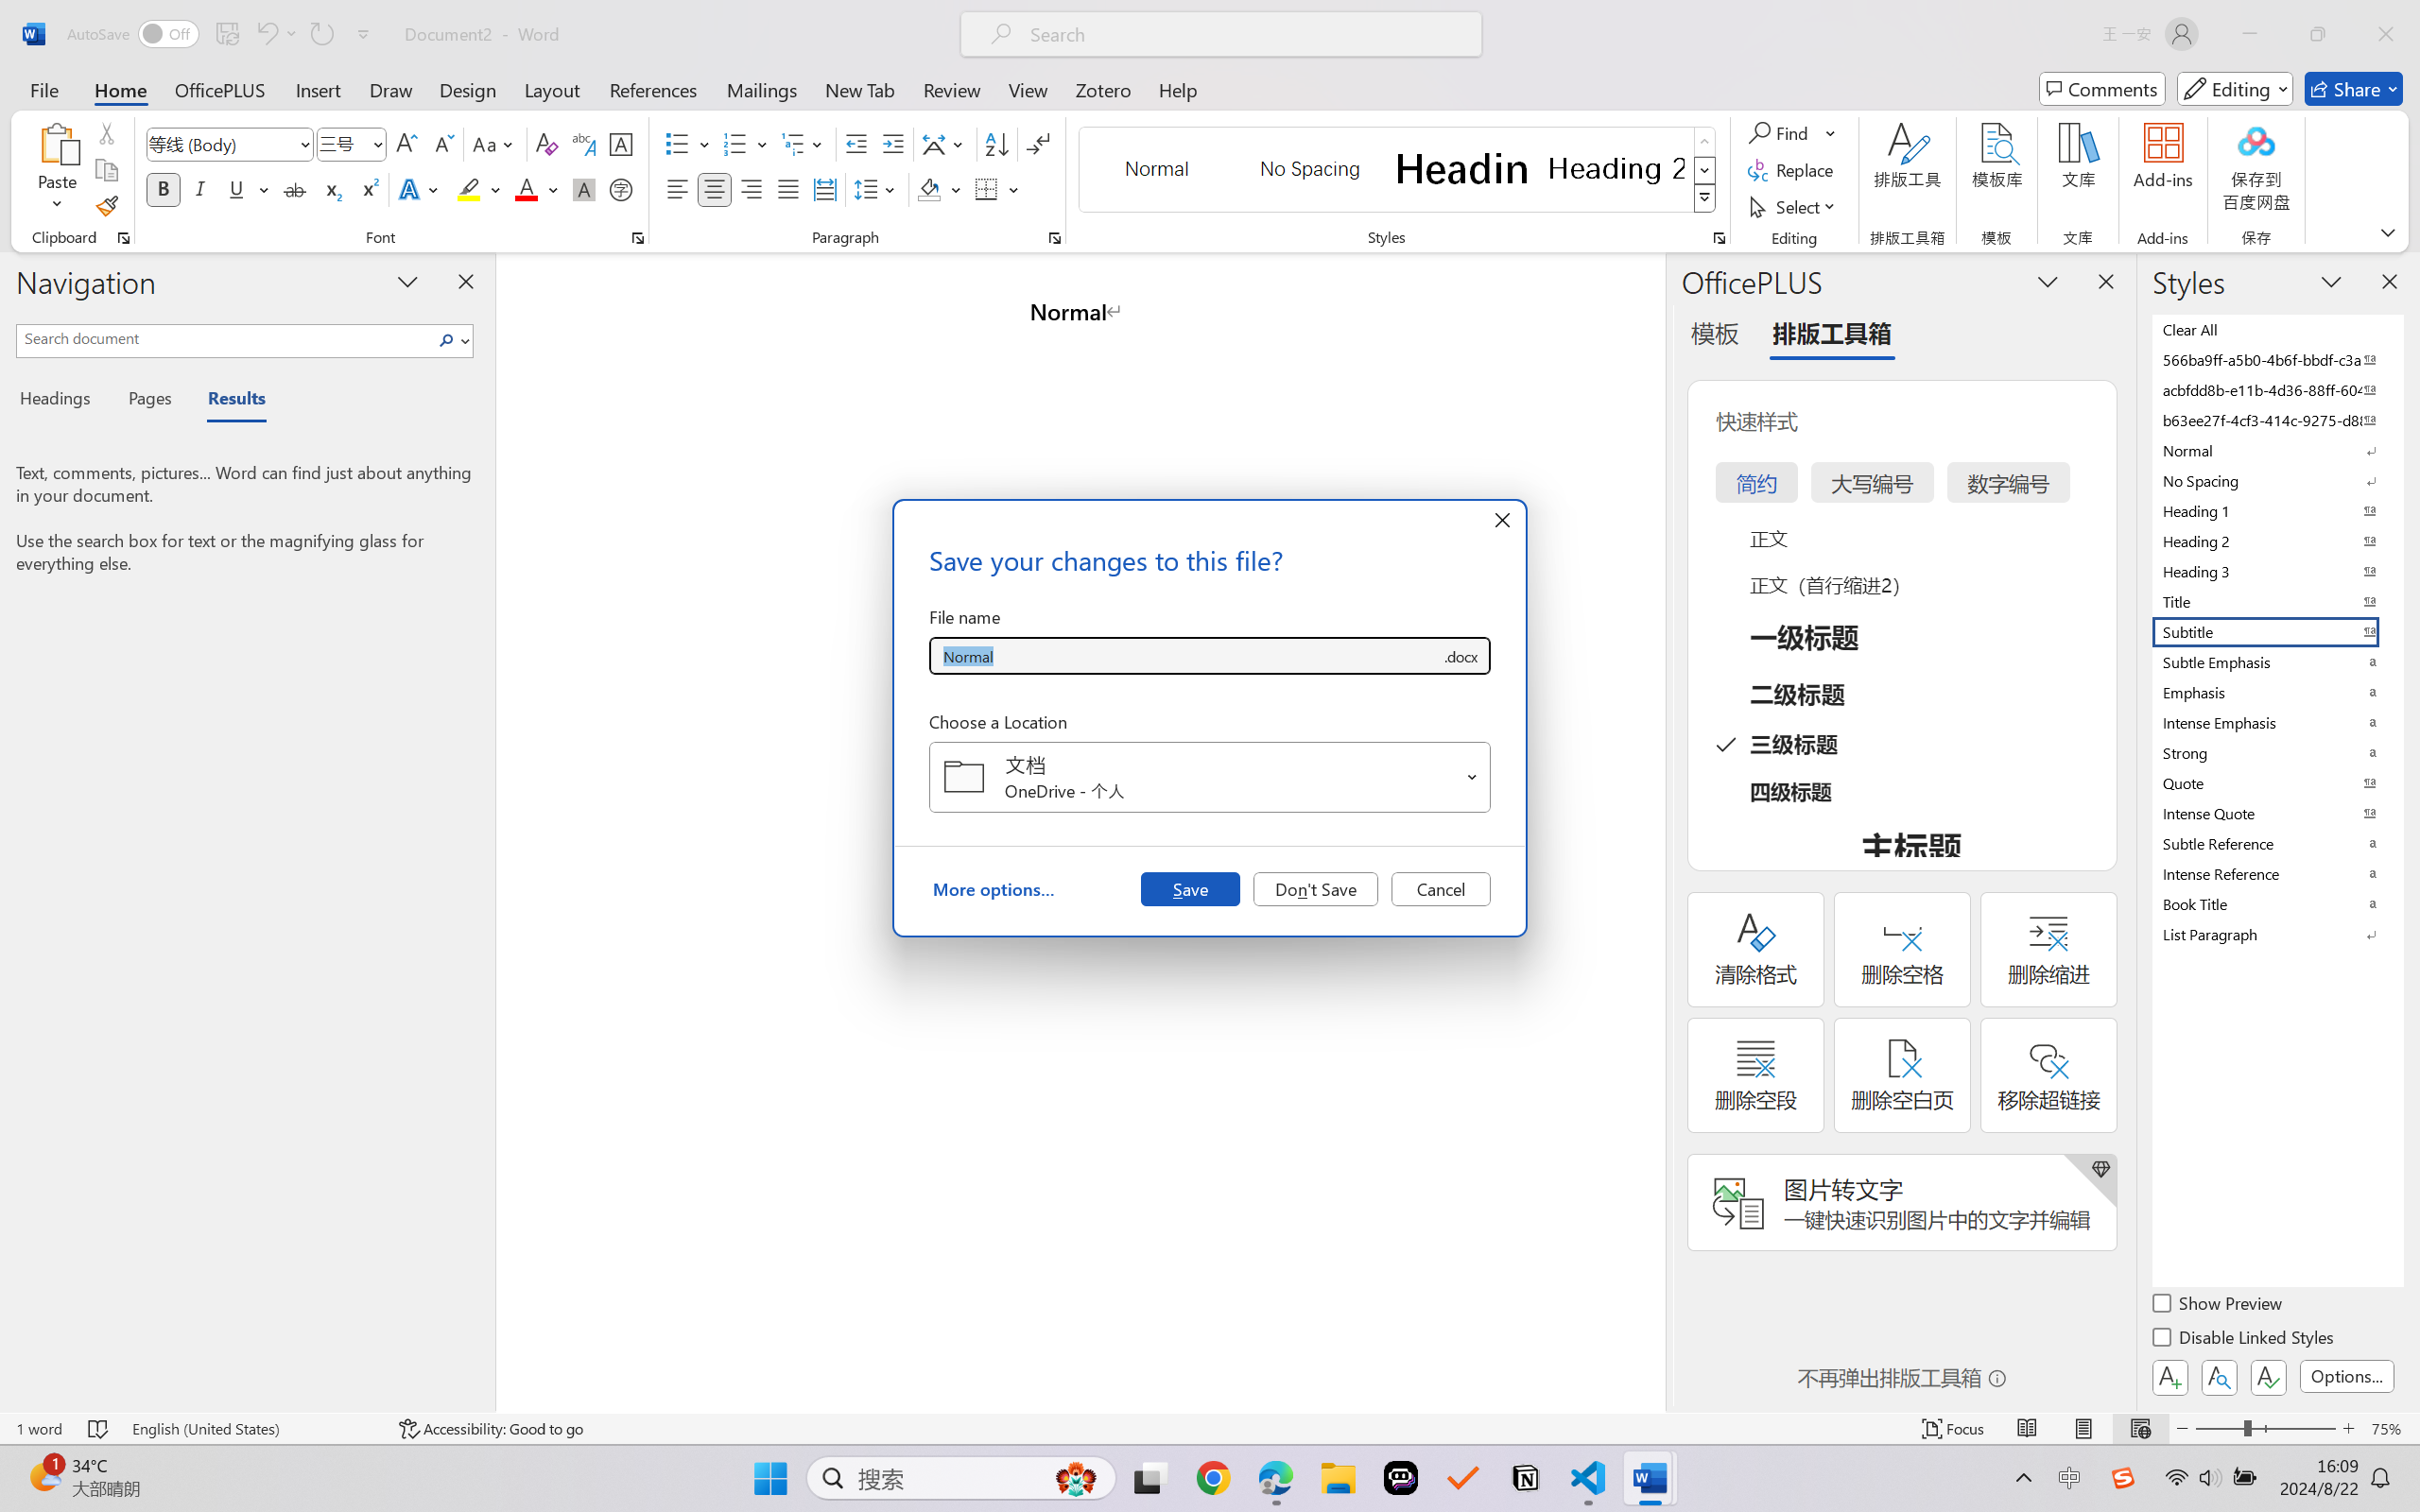 The height and width of the screenshot is (1512, 2420). I want to click on 'Google Chrome', so click(1213, 1478).